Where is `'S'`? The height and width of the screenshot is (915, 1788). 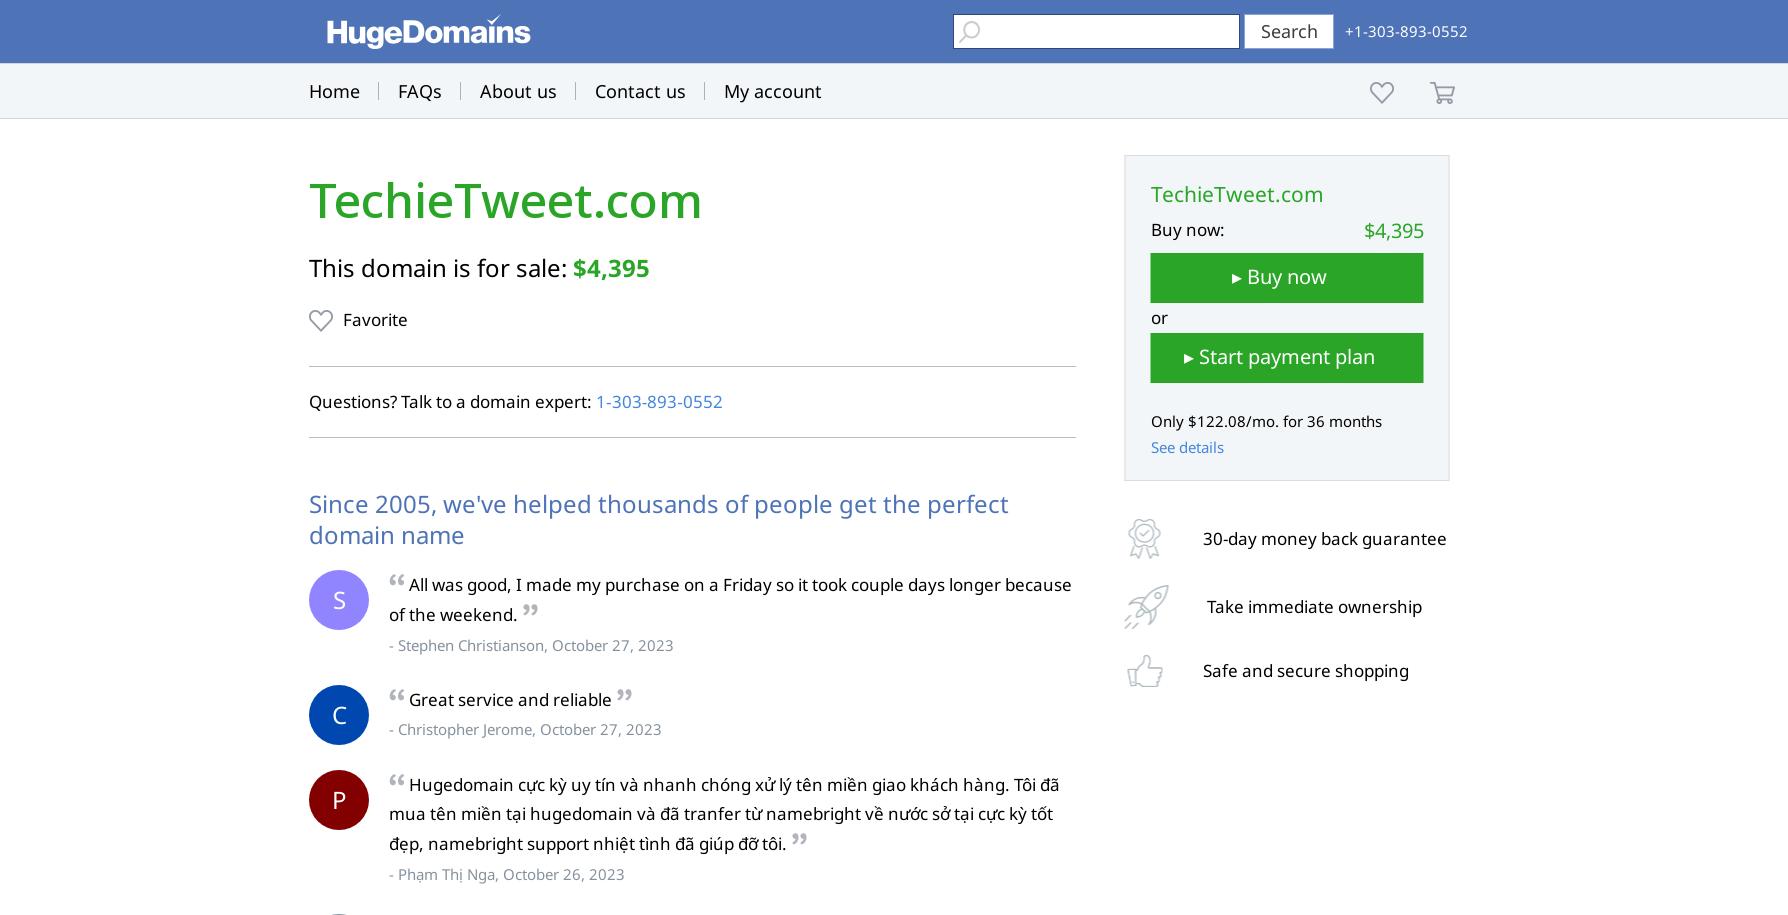
'S' is located at coordinates (337, 598).